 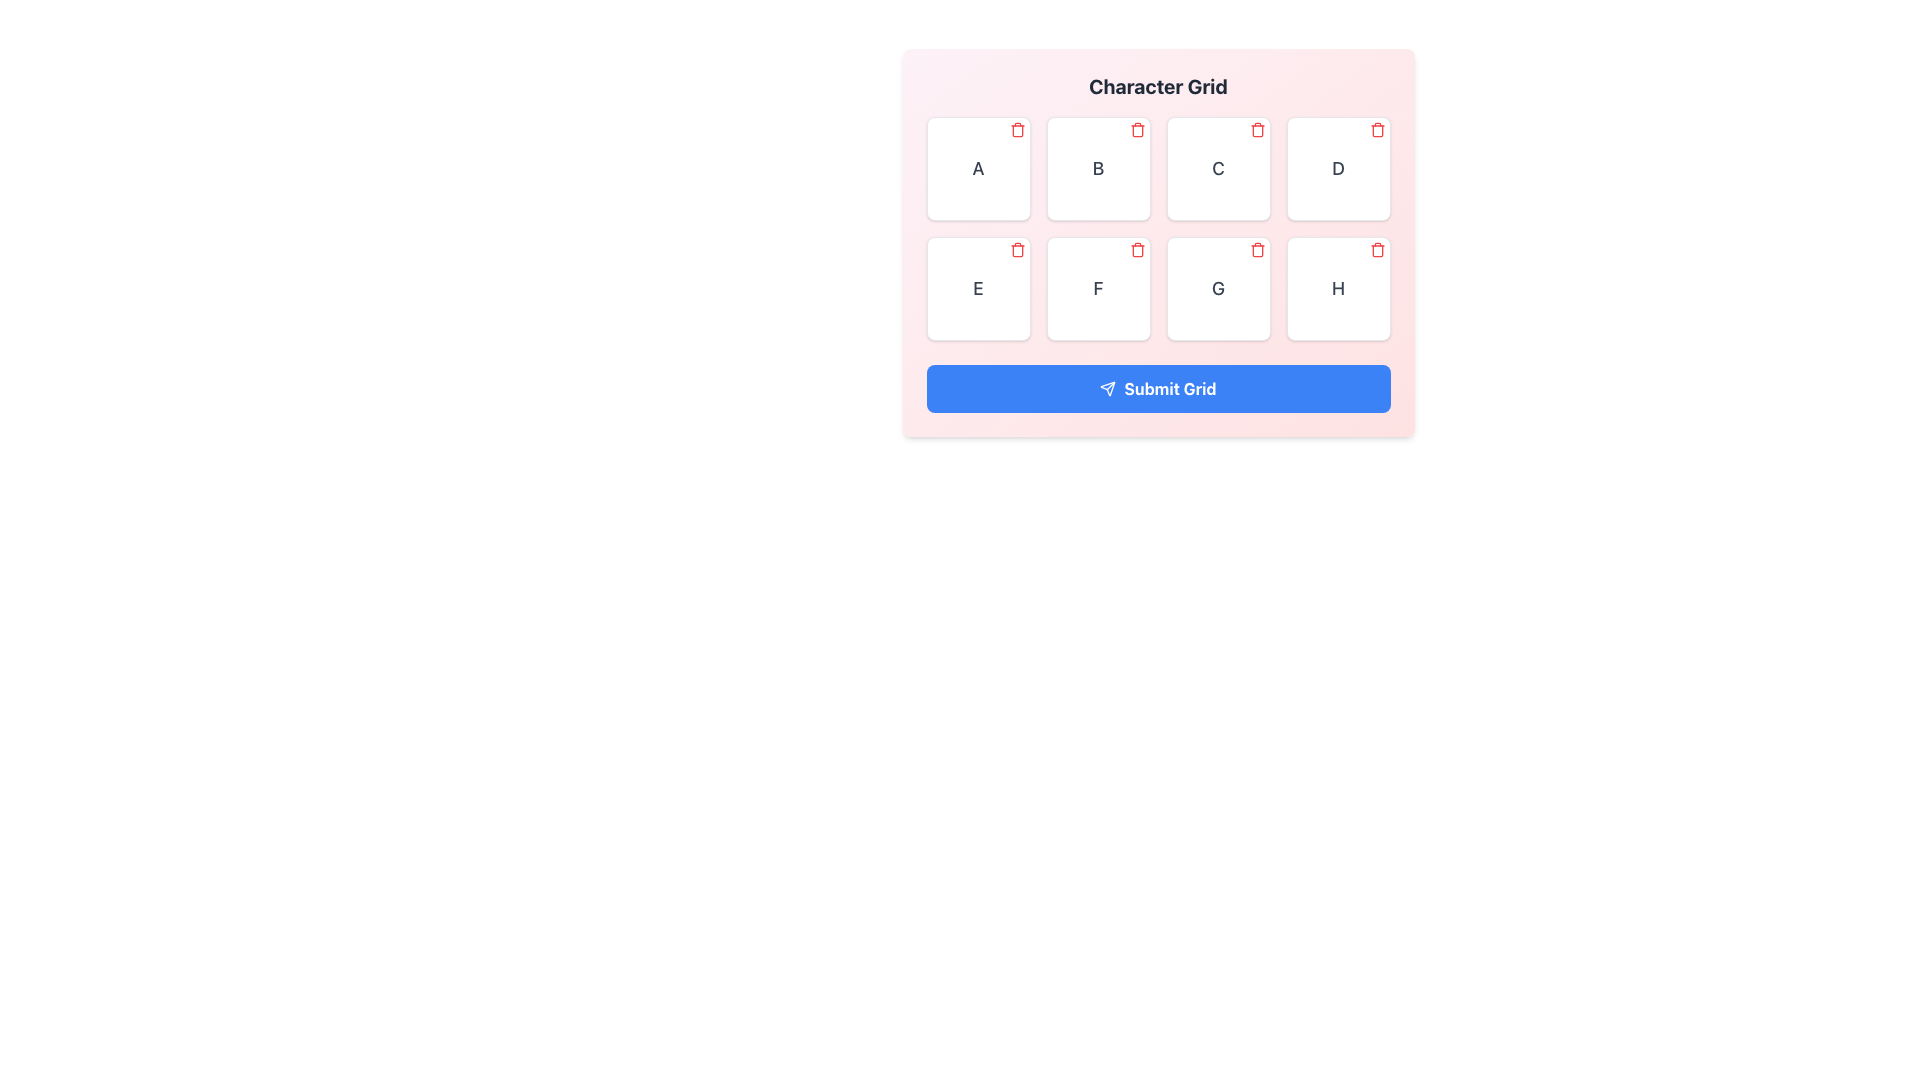 What do you see at coordinates (1107, 389) in the screenshot?
I see `the paper plane icon within the 'Submit Grid' button, which is located to the left of the button's text` at bounding box center [1107, 389].